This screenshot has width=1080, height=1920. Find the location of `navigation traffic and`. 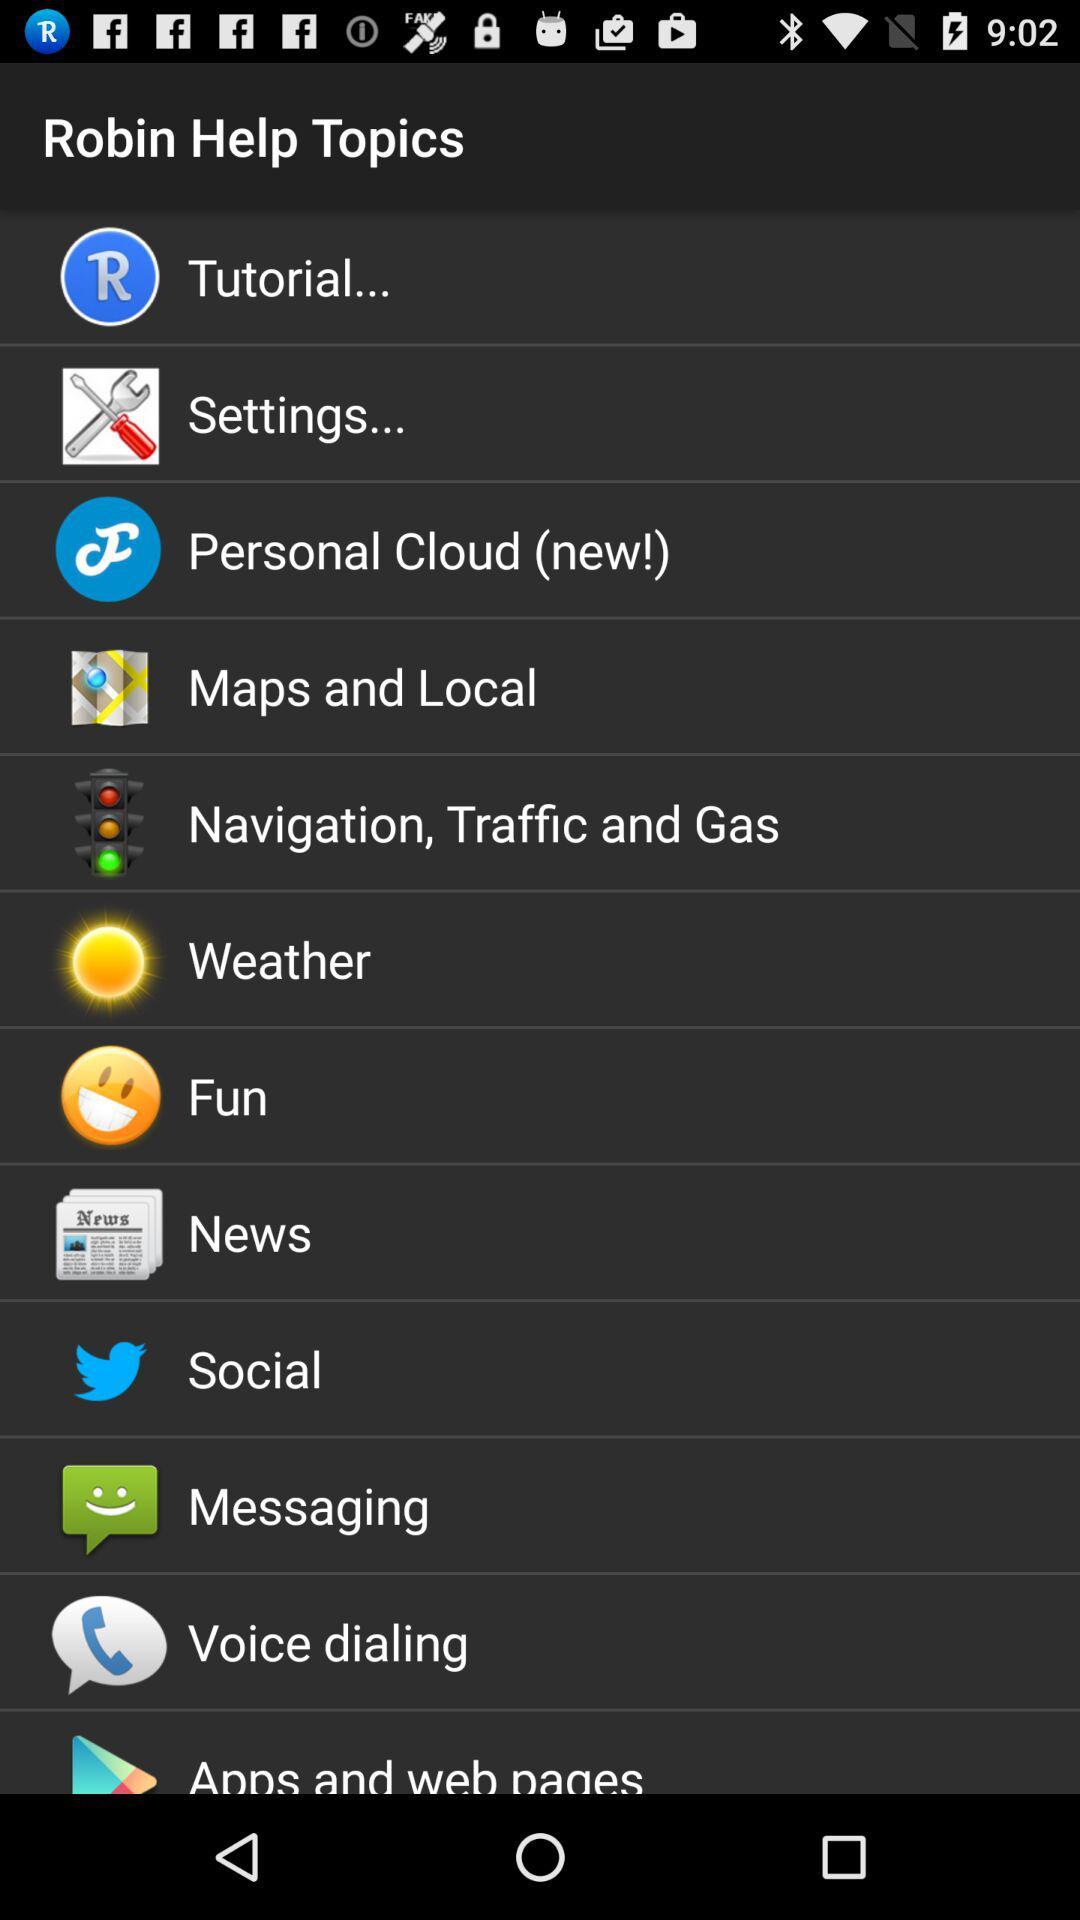

navigation traffic and is located at coordinates (540, 822).